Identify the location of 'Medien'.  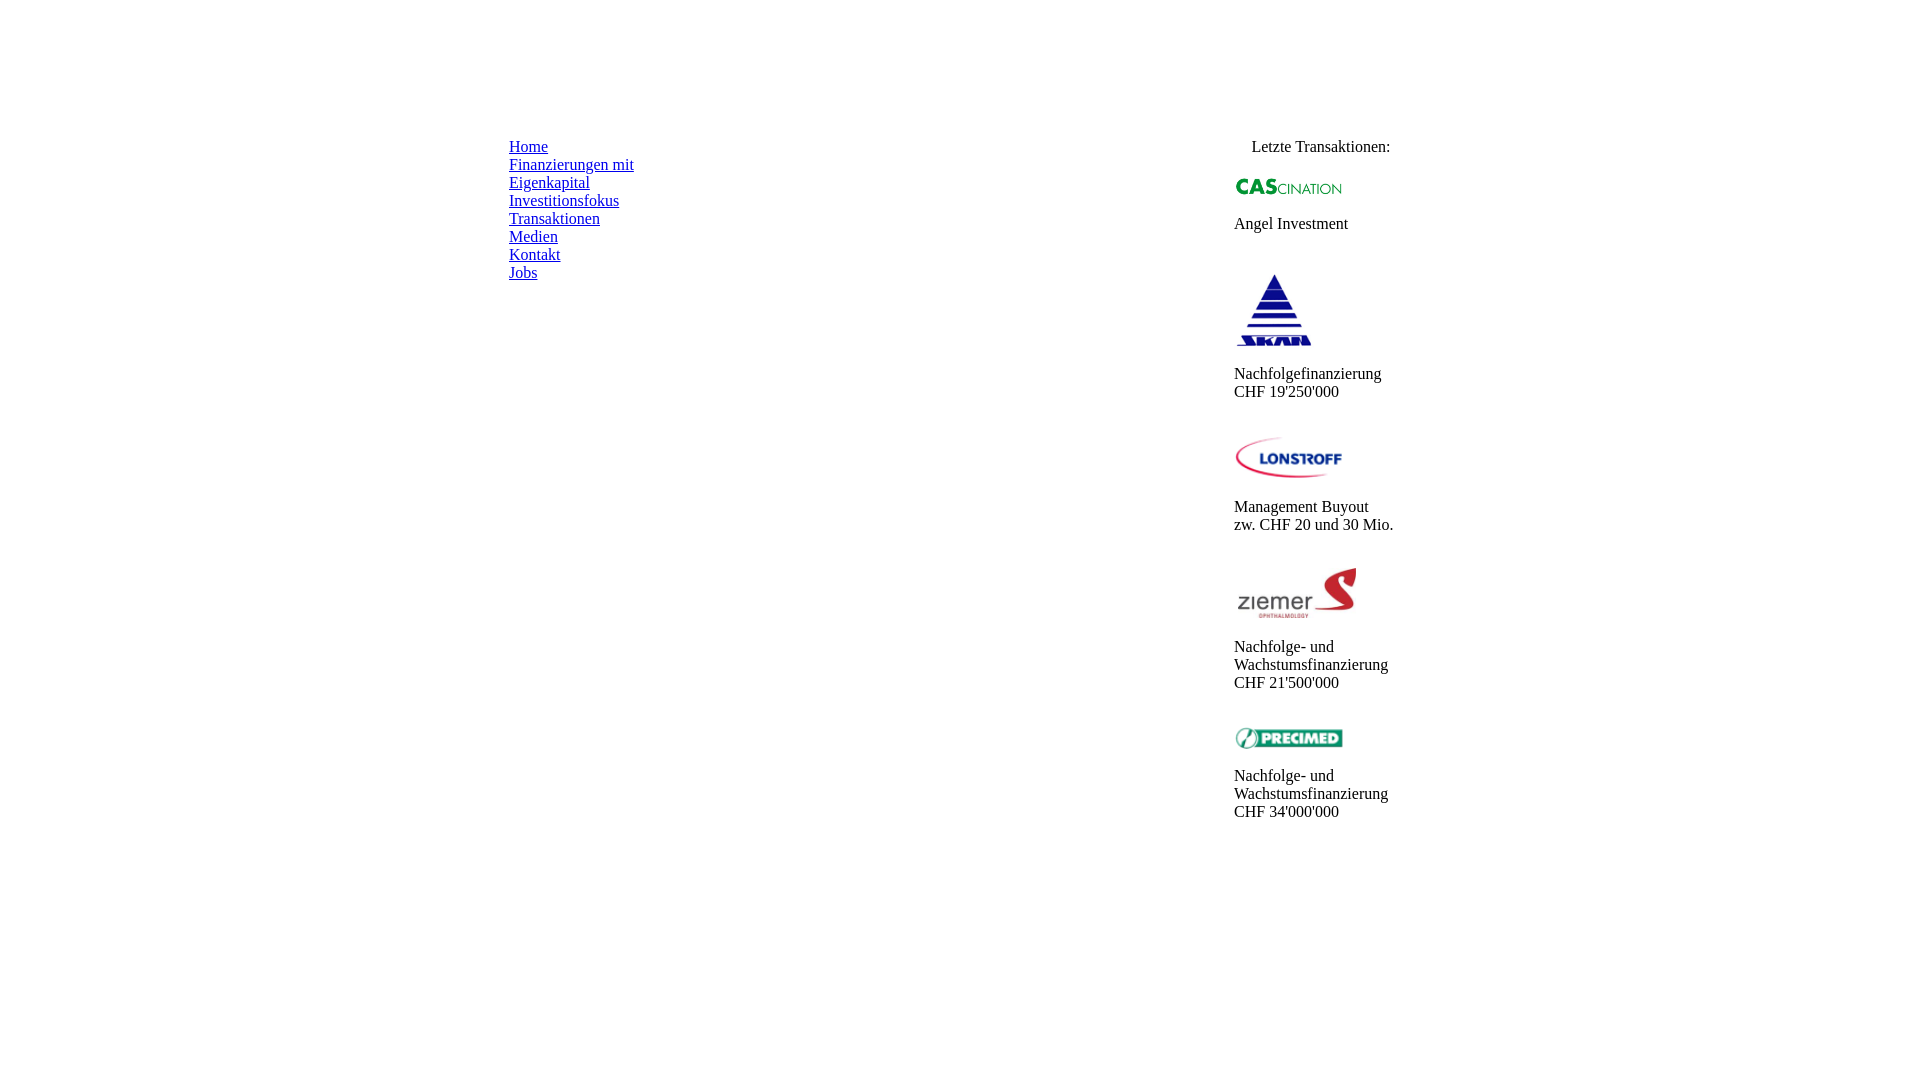
(533, 235).